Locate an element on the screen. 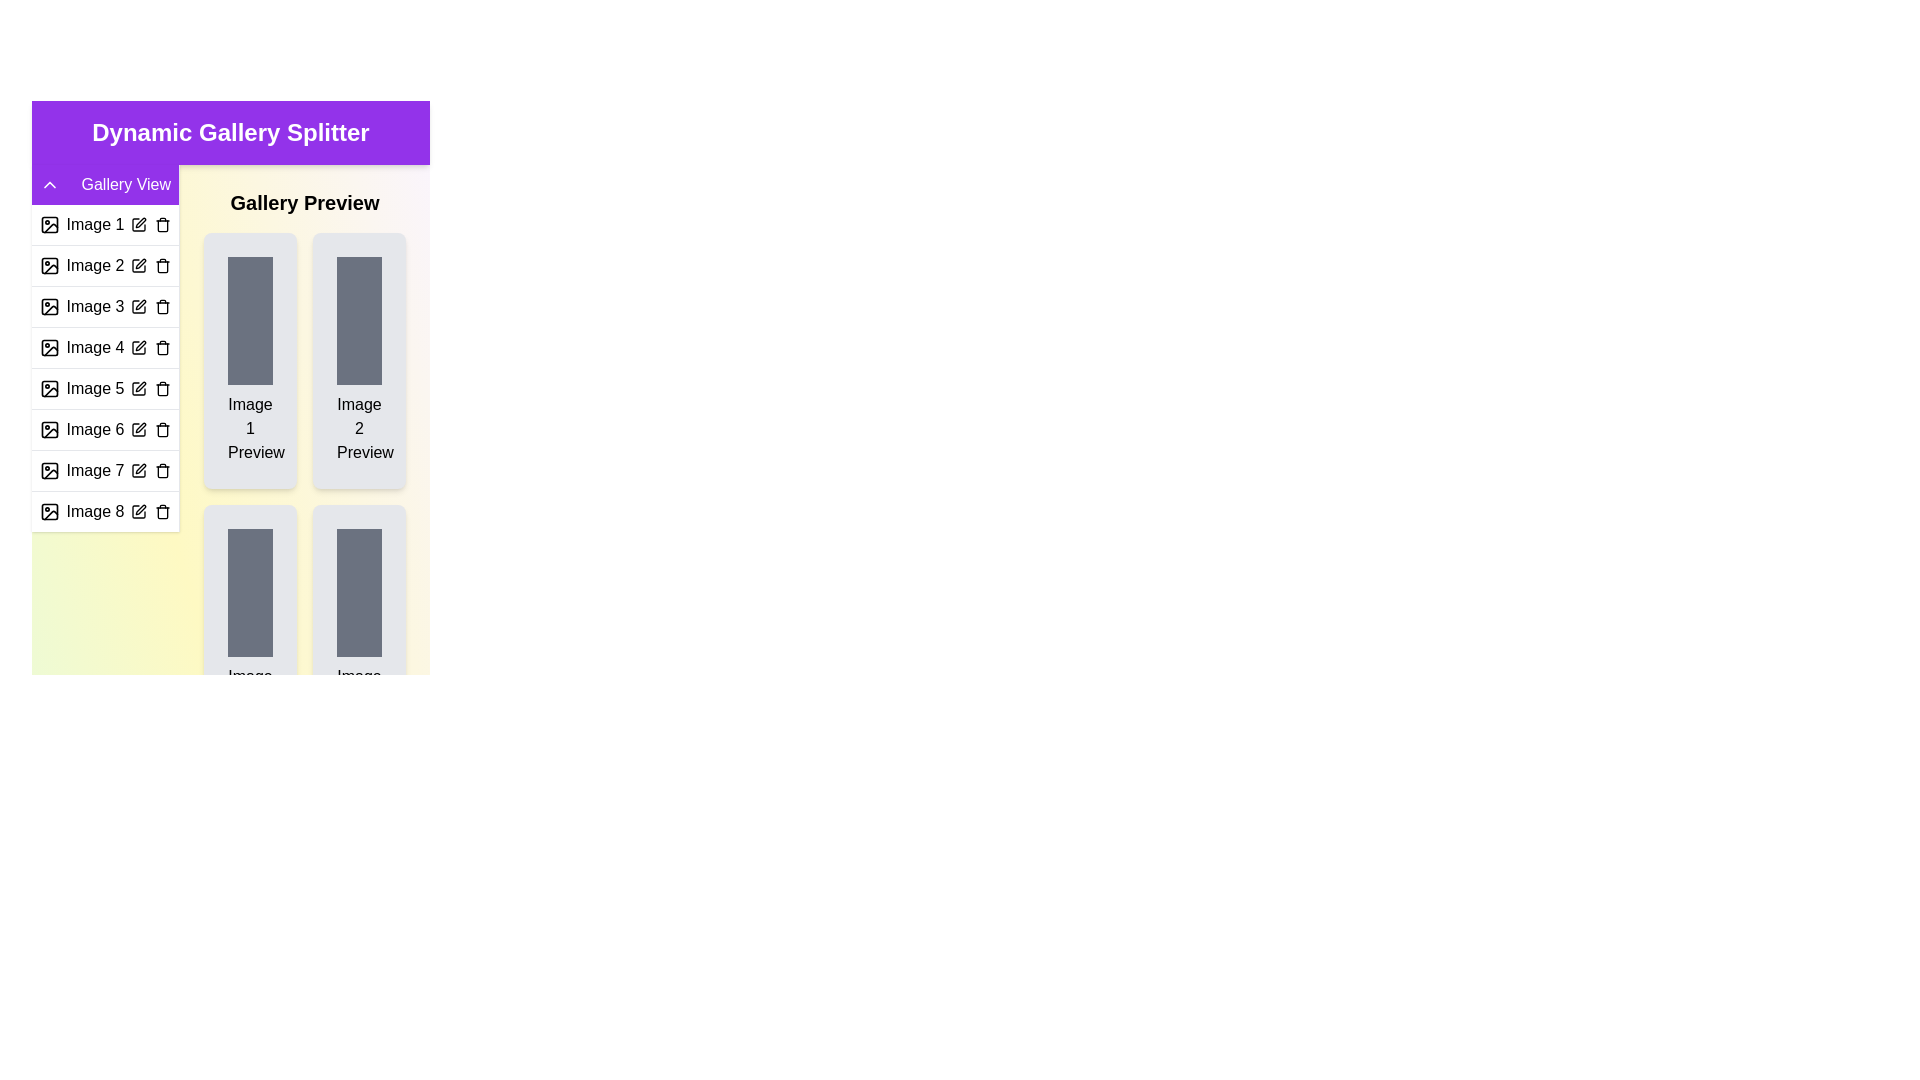  the SVG icon representing the edit or pen symbol located next to the text 'Image 5' in the vertical list is located at coordinates (138, 389).